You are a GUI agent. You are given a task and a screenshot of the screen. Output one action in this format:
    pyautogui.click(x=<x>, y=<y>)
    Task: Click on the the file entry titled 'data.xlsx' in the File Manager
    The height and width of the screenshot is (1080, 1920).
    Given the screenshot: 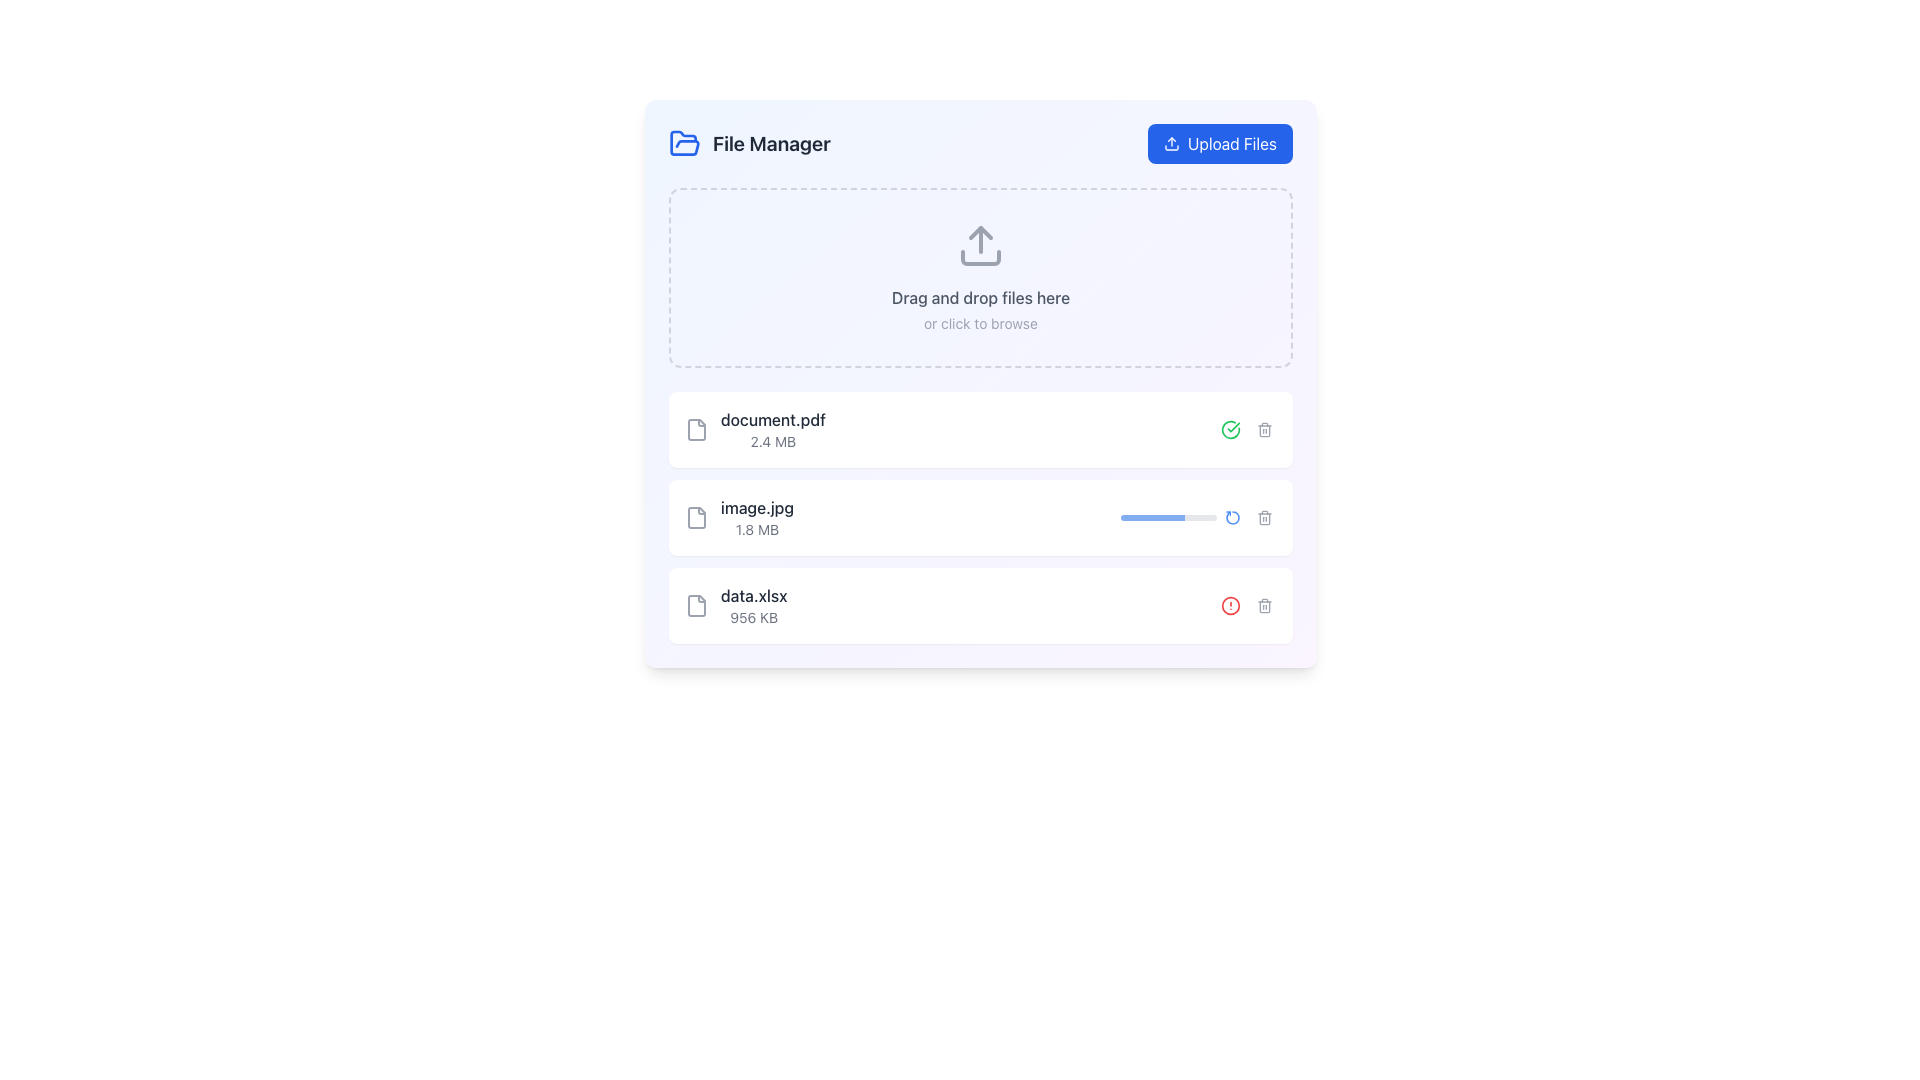 What is the action you would take?
    pyautogui.click(x=980, y=604)
    